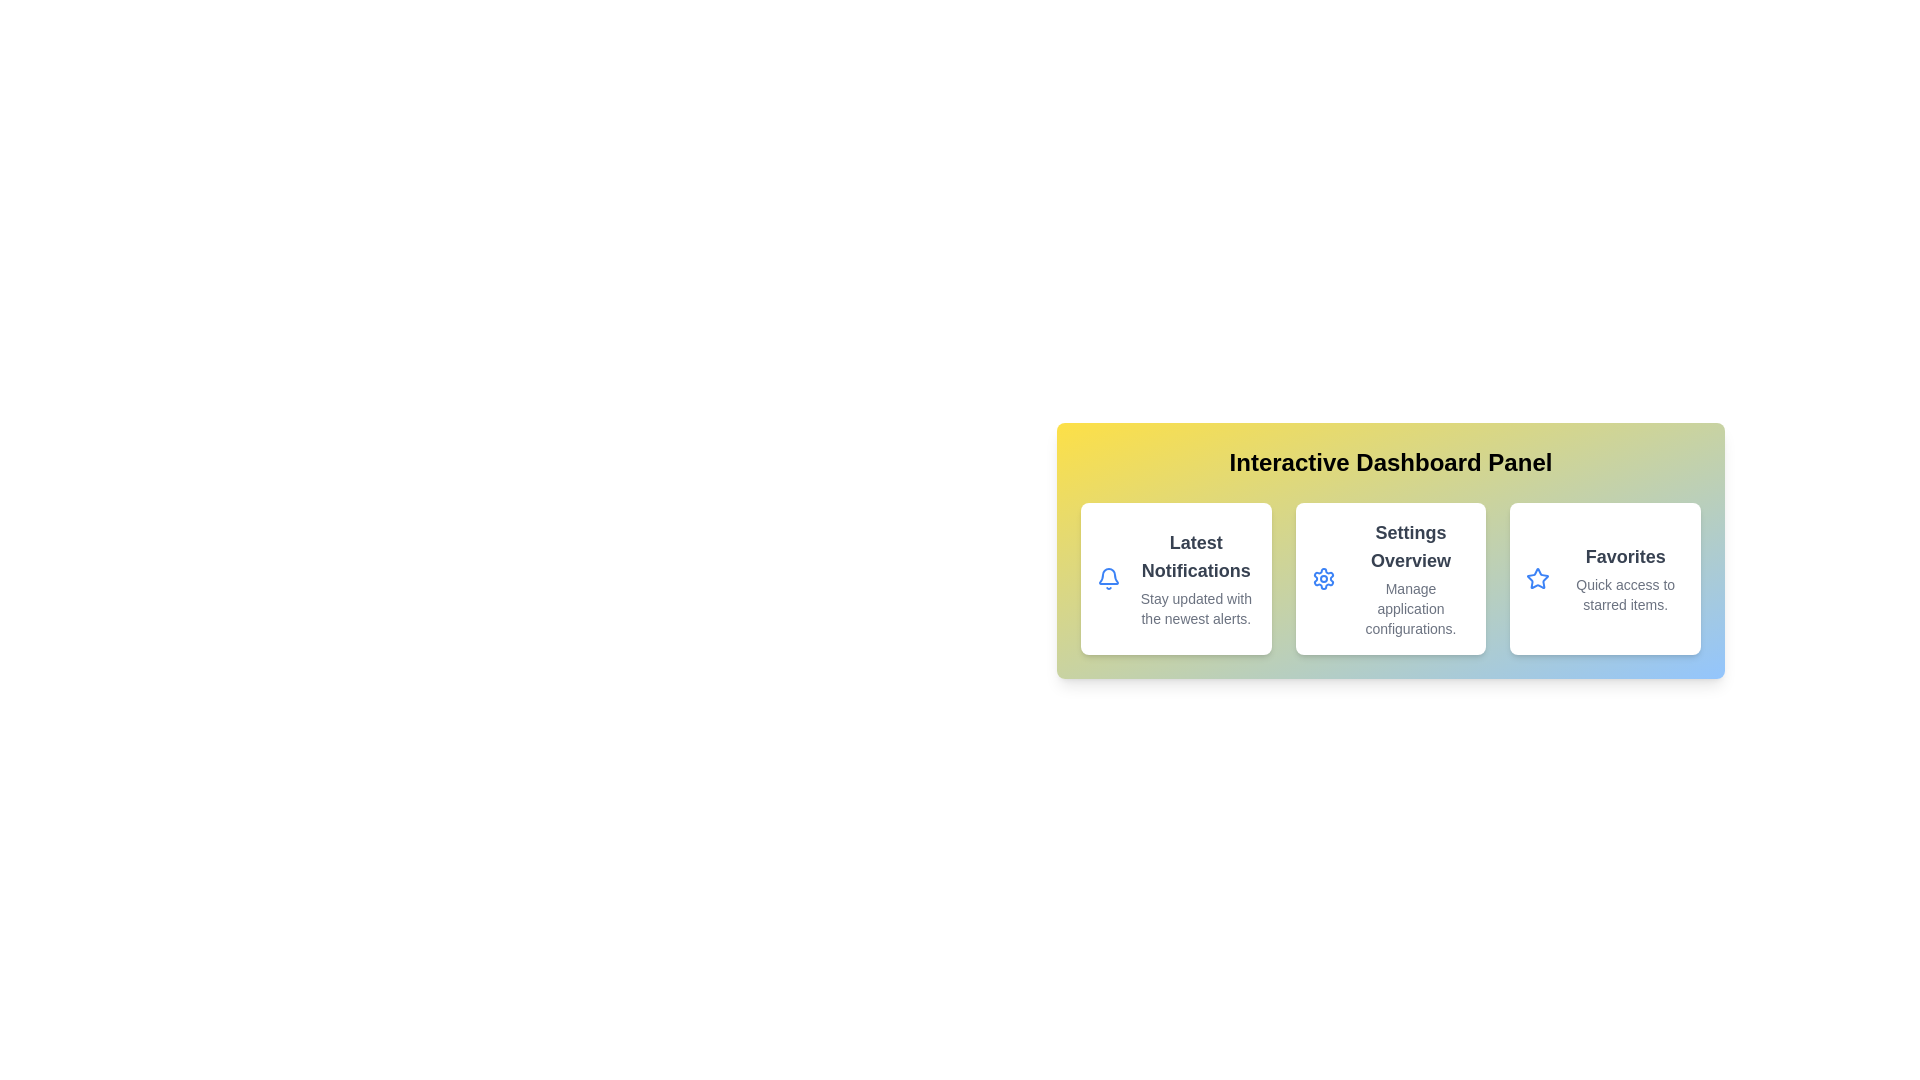 Image resolution: width=1920 pixels, height=1080 pixels. Describe the element at coordinates (1390, 578) in the screenshot. I see `the section corresponding to Settings Overview` at that location.